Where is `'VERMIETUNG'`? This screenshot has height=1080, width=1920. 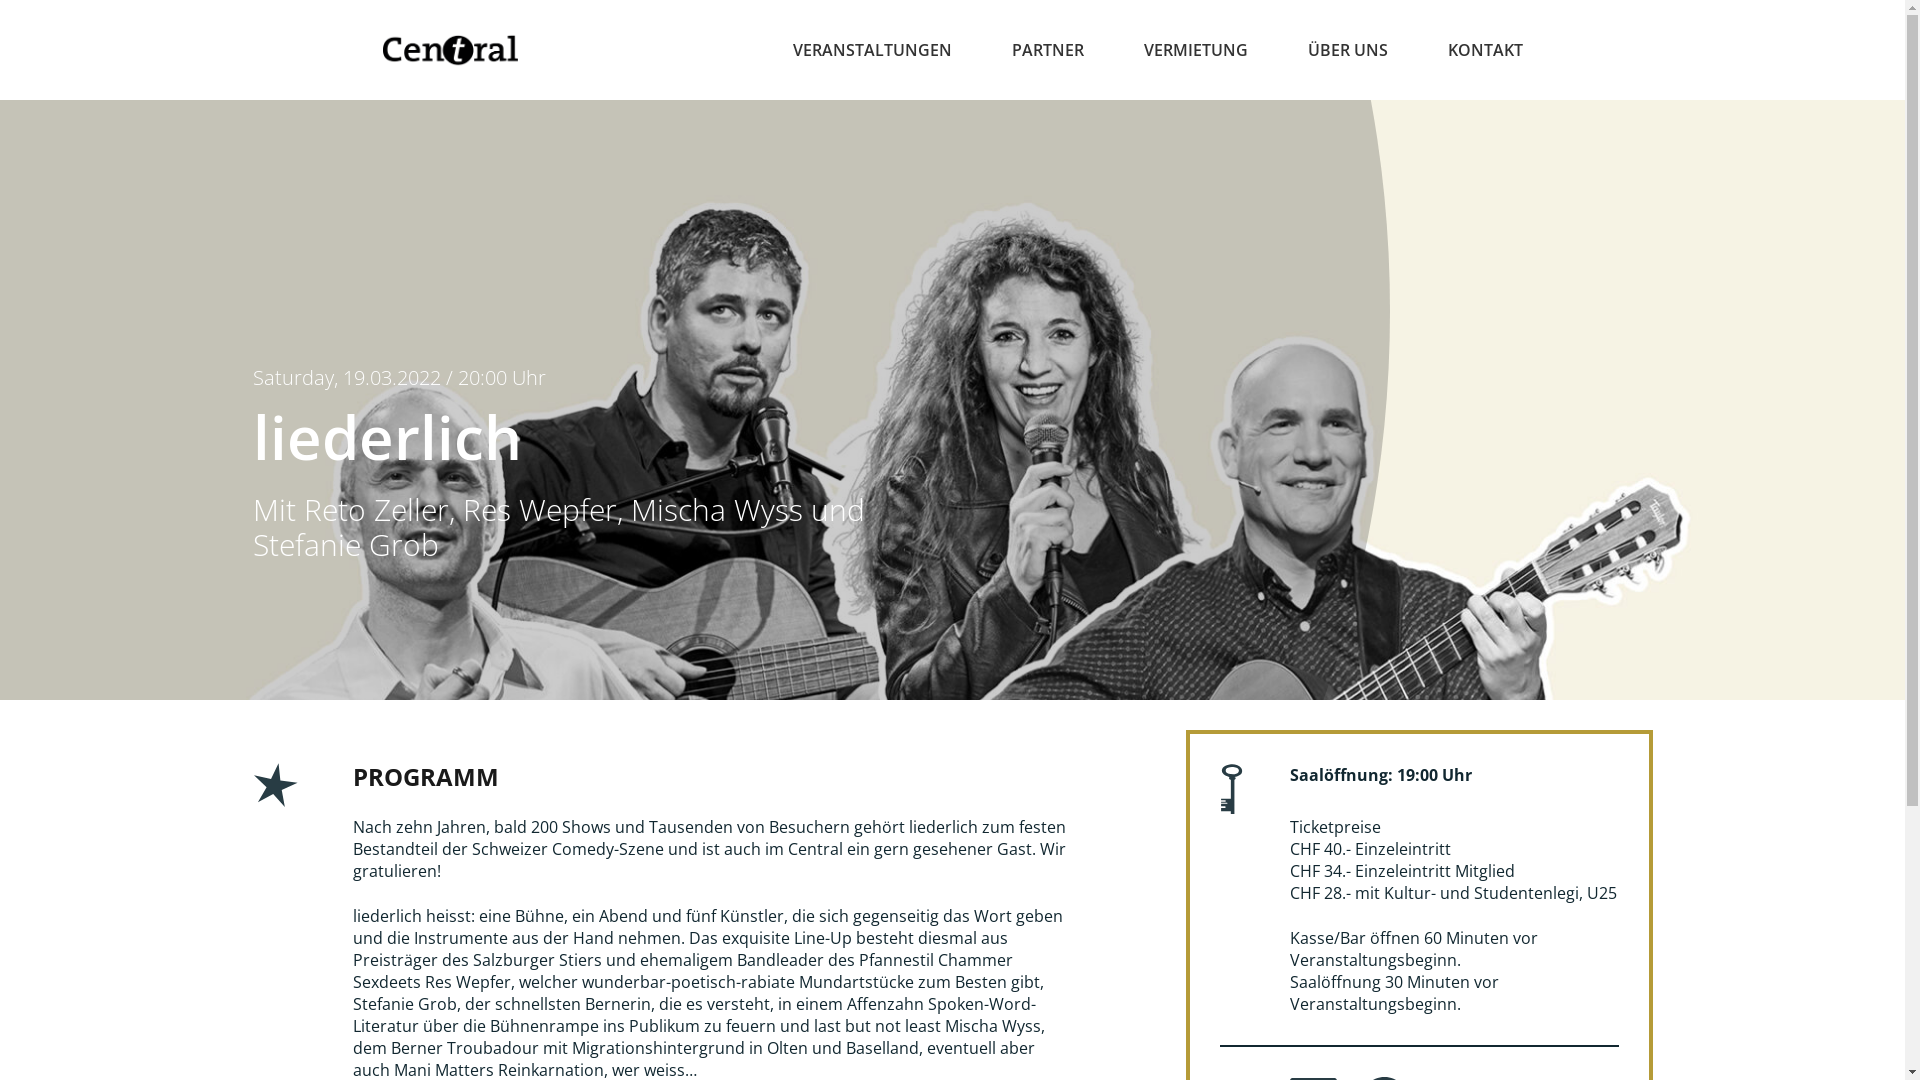 'VERMIETUNG' is located at coordinates (1195, 49).